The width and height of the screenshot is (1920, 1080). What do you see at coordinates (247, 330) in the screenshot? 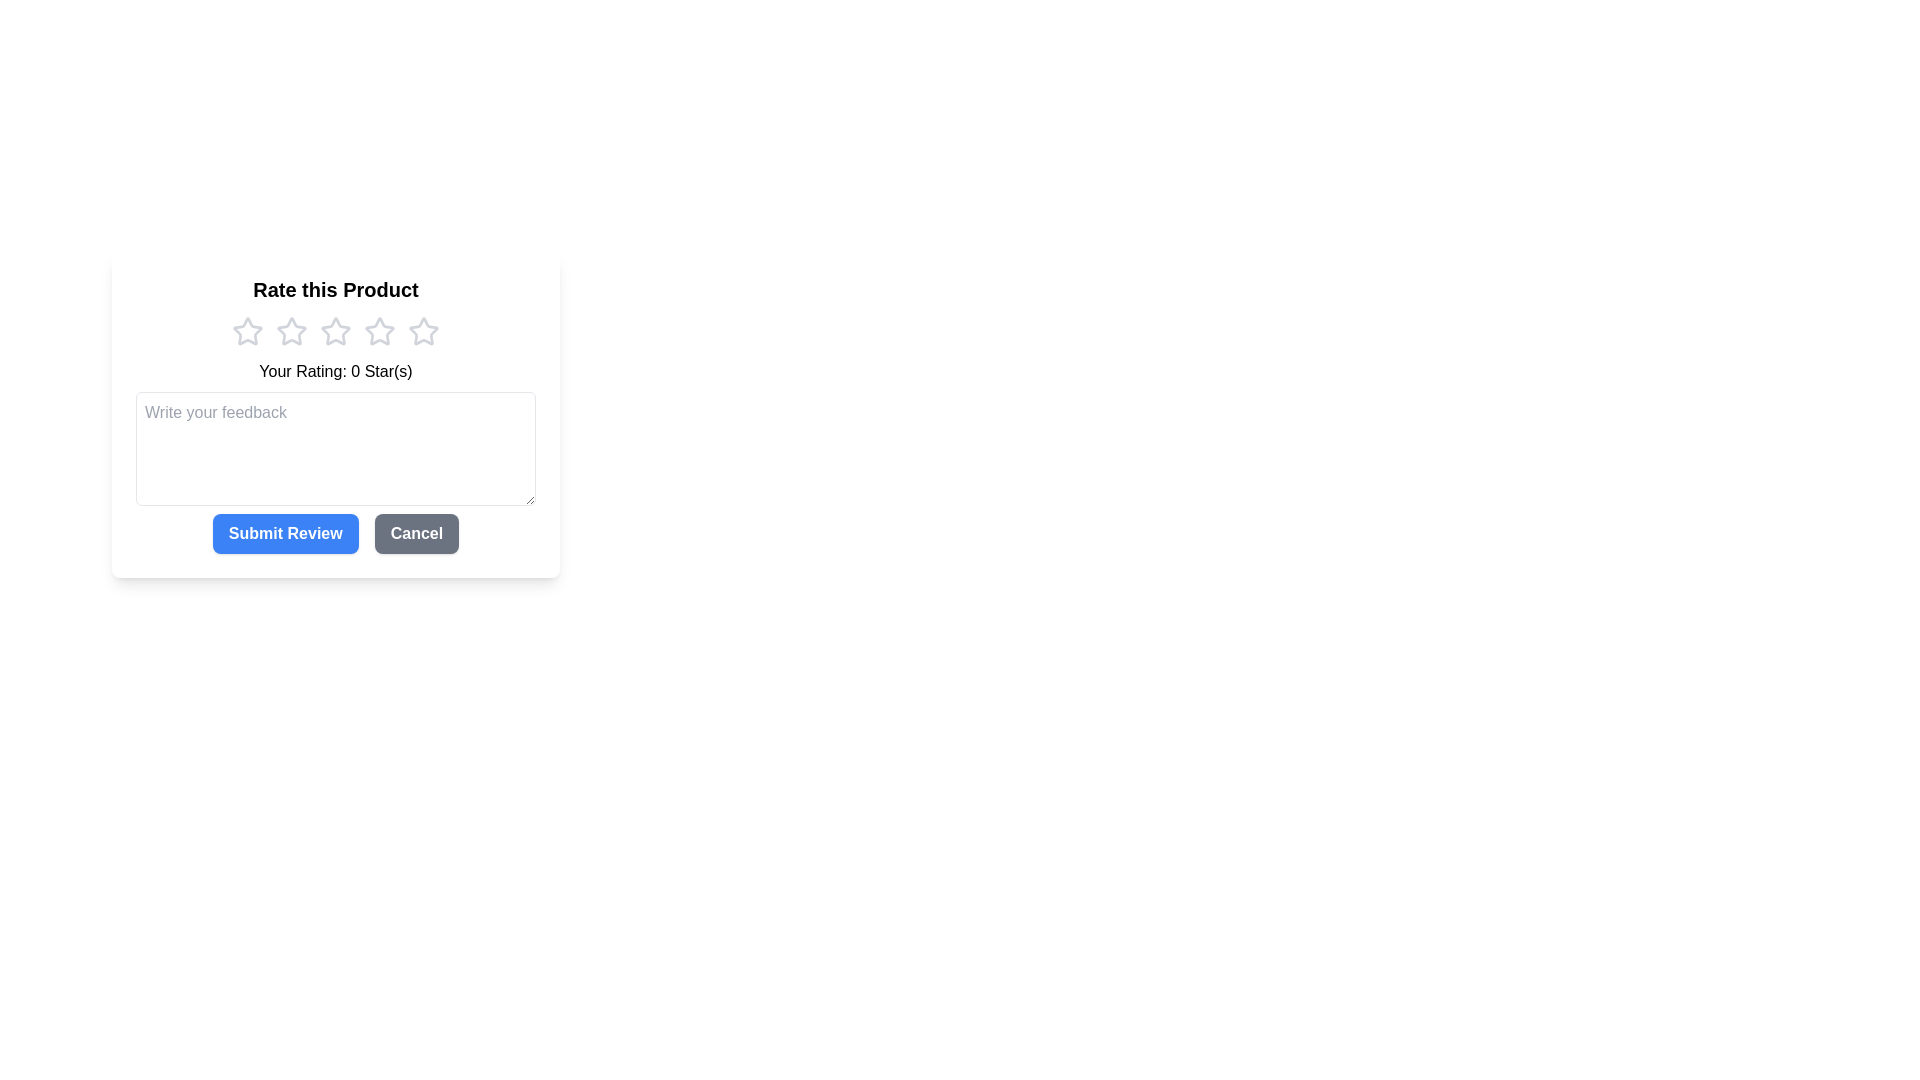
I see `the first rating star below the heading 'Rate this Product' to set the rating` at bounding box center [247, 330].